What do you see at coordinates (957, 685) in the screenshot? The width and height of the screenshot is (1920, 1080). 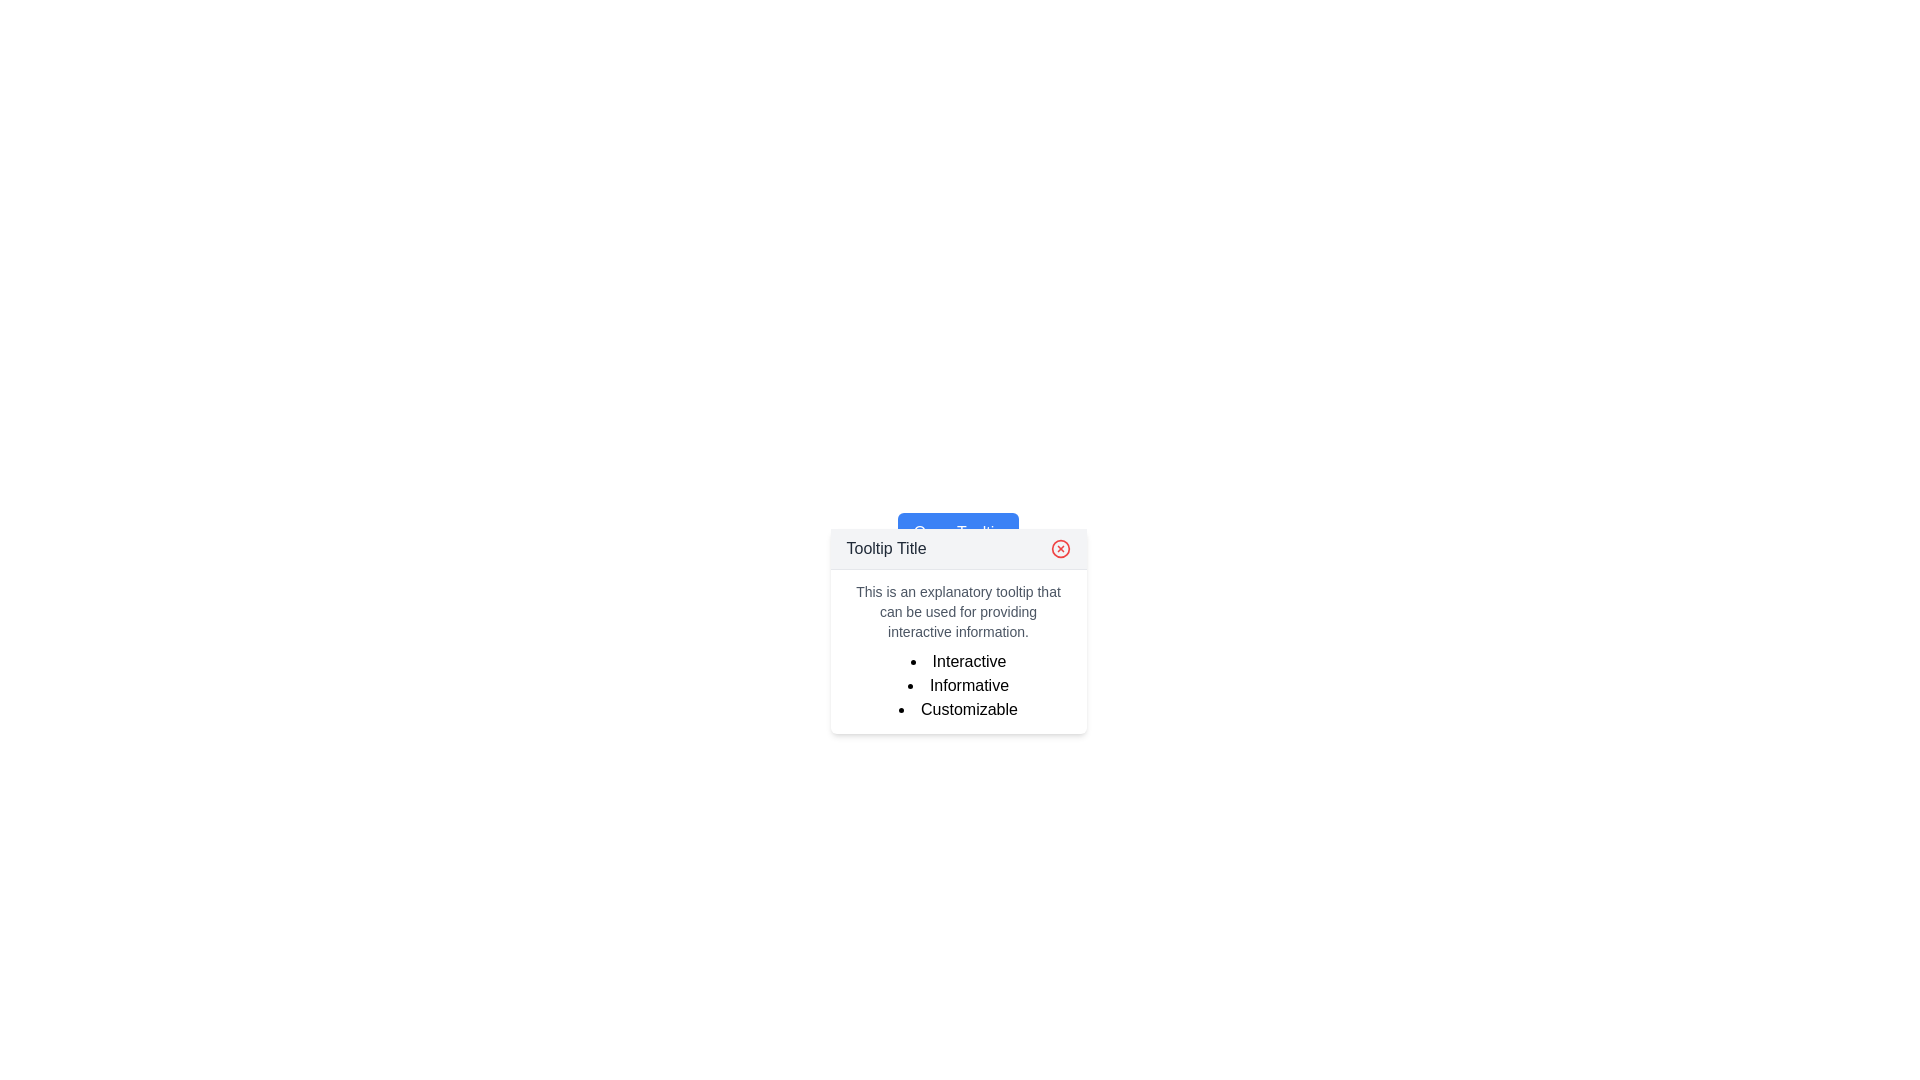 I see `the second item in a vertical bulleted list that contains the word 'Informative' styled in black font within a tooltip box` at bounding box center [957, 685].